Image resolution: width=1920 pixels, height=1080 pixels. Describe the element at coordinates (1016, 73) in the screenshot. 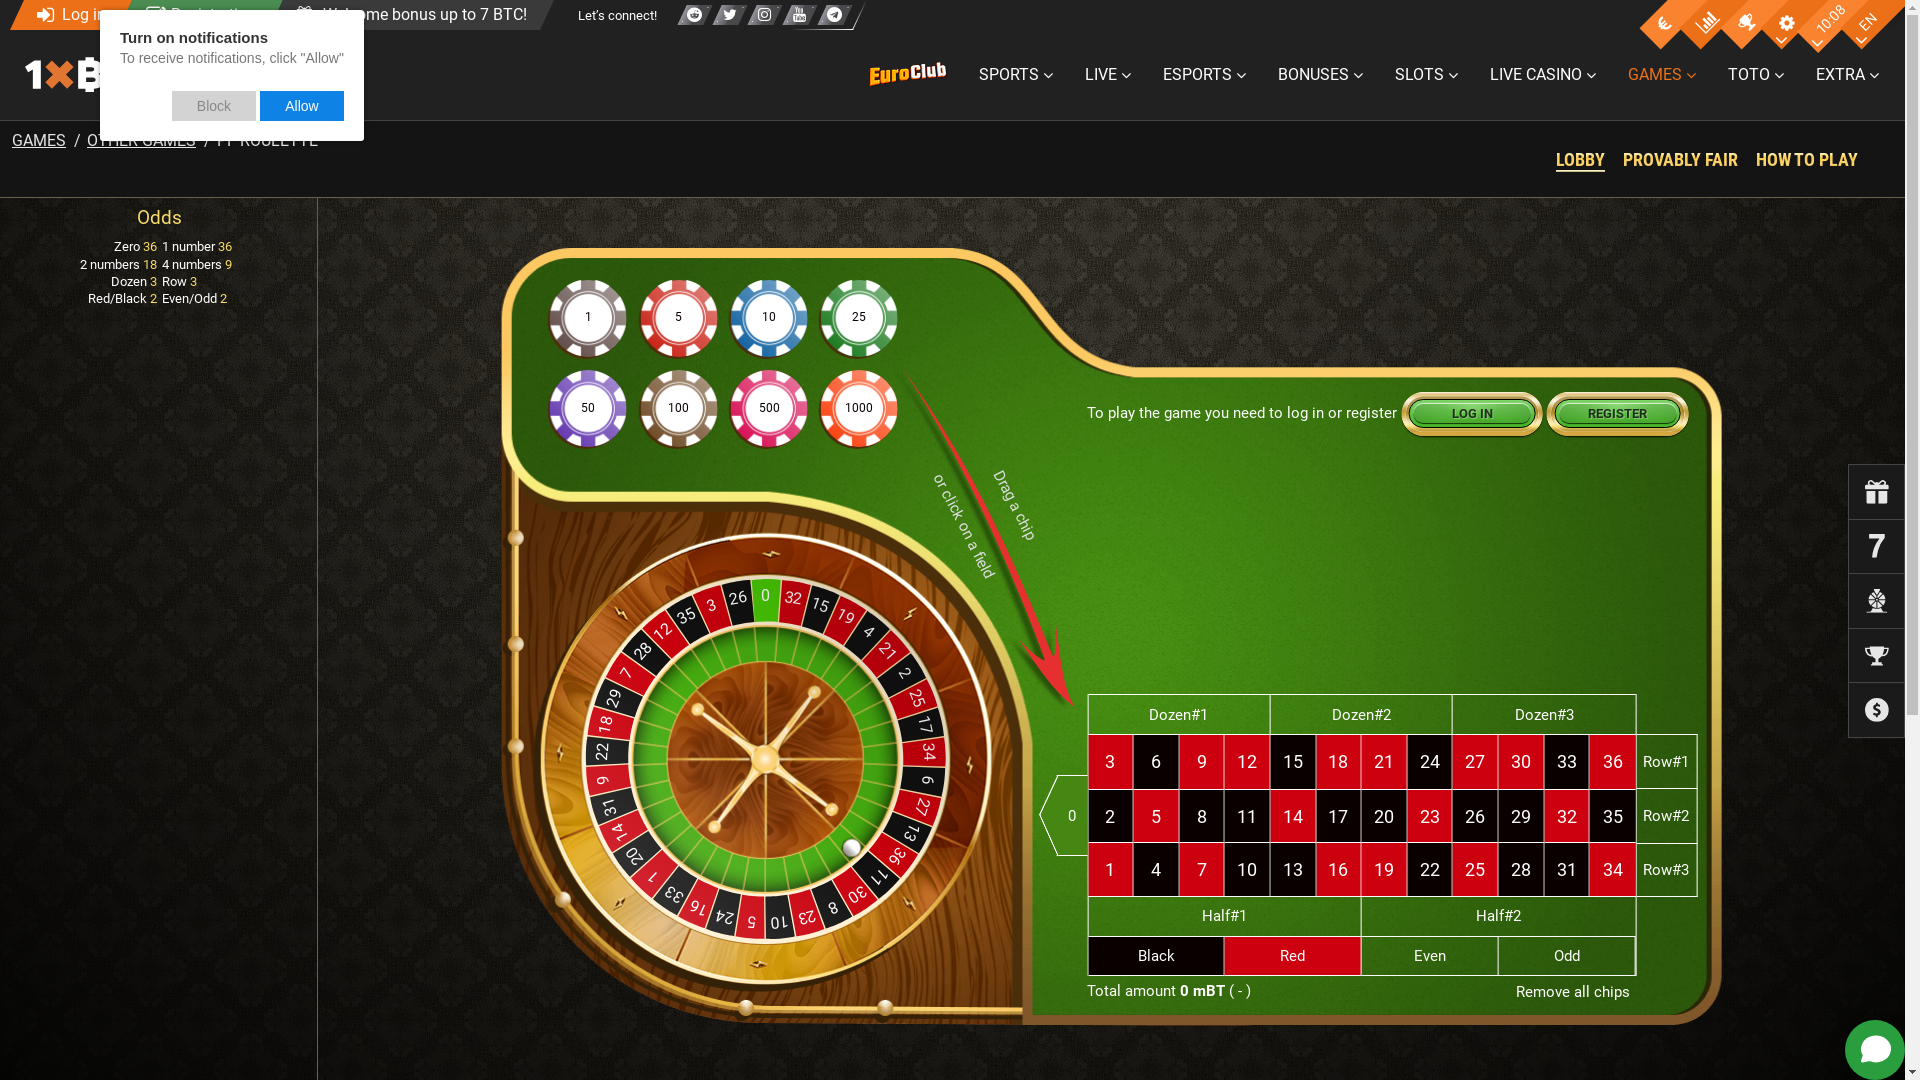

I see `'SPORTS'` at that location.